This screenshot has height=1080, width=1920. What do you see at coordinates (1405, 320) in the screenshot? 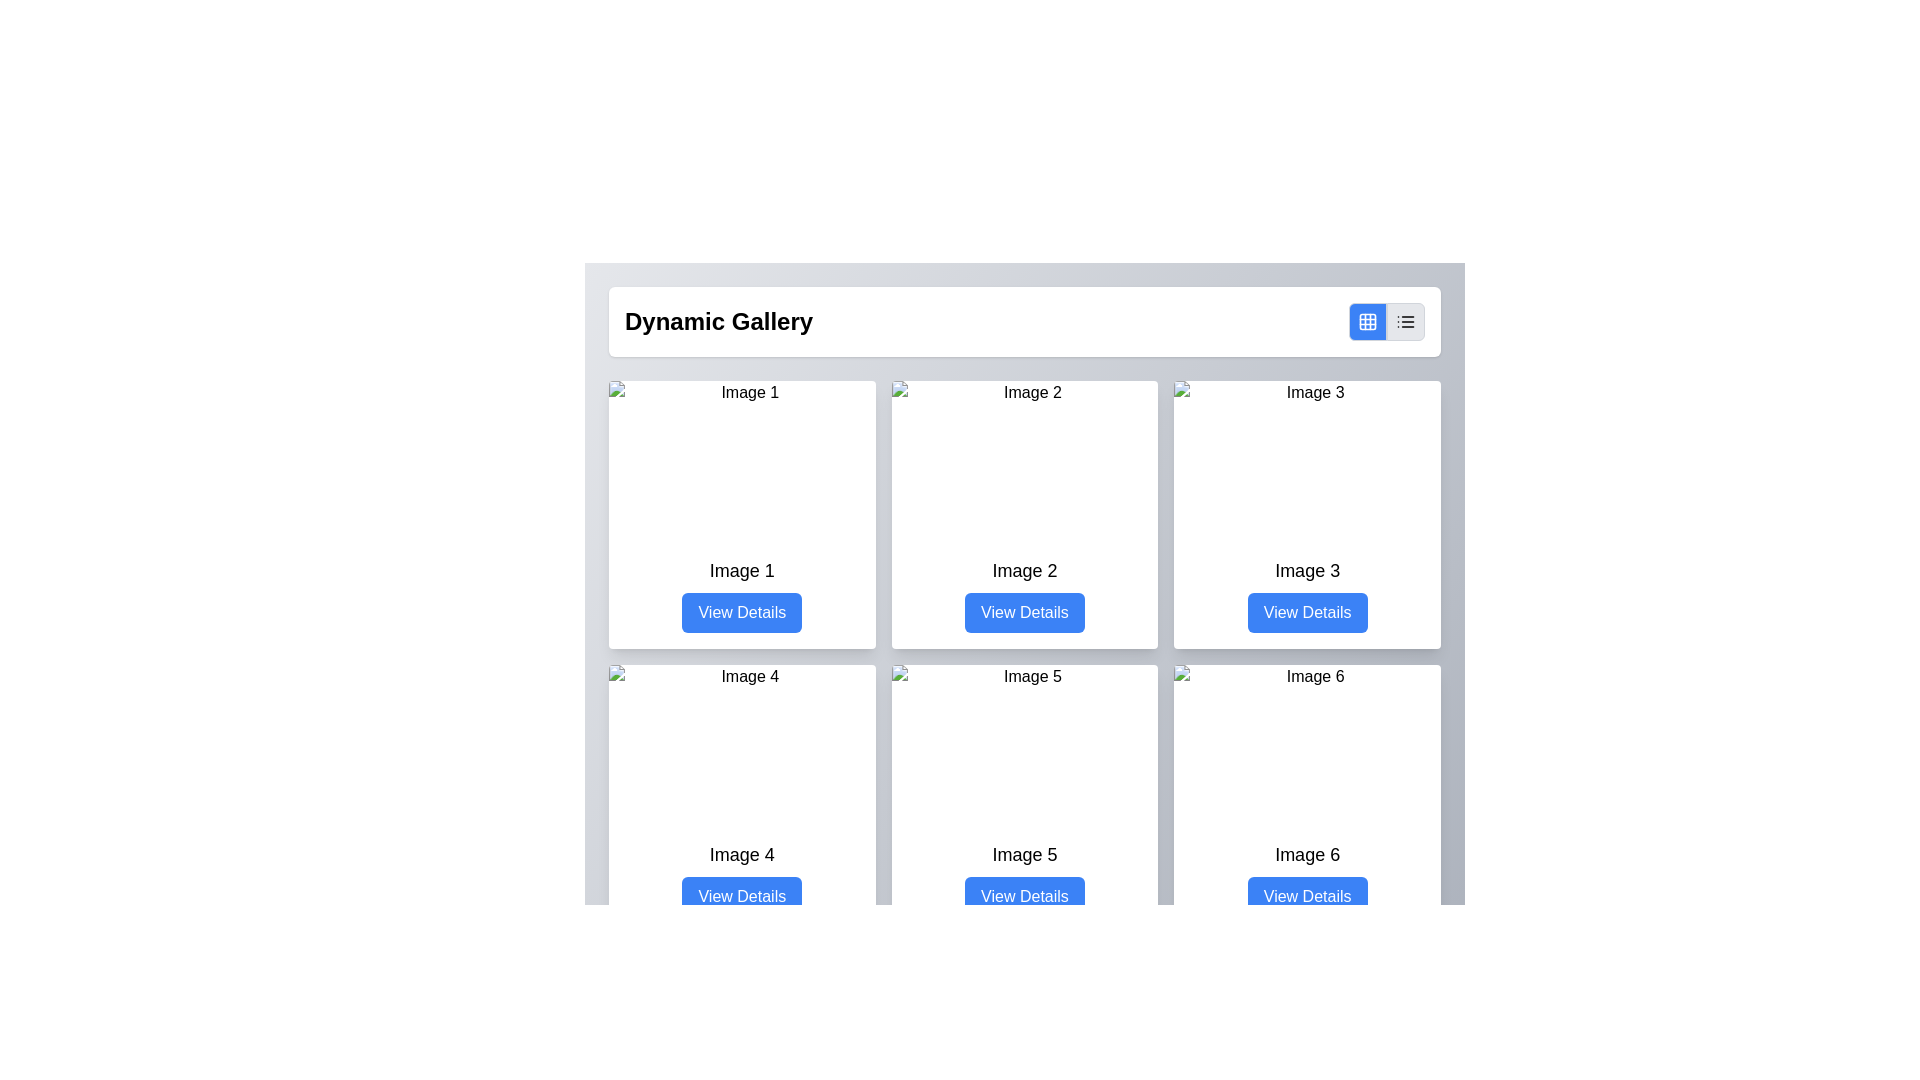
I see `the layout toggler button located in the header section, the second button to the right of the grid icon button` at bounding box center [1405, 320].